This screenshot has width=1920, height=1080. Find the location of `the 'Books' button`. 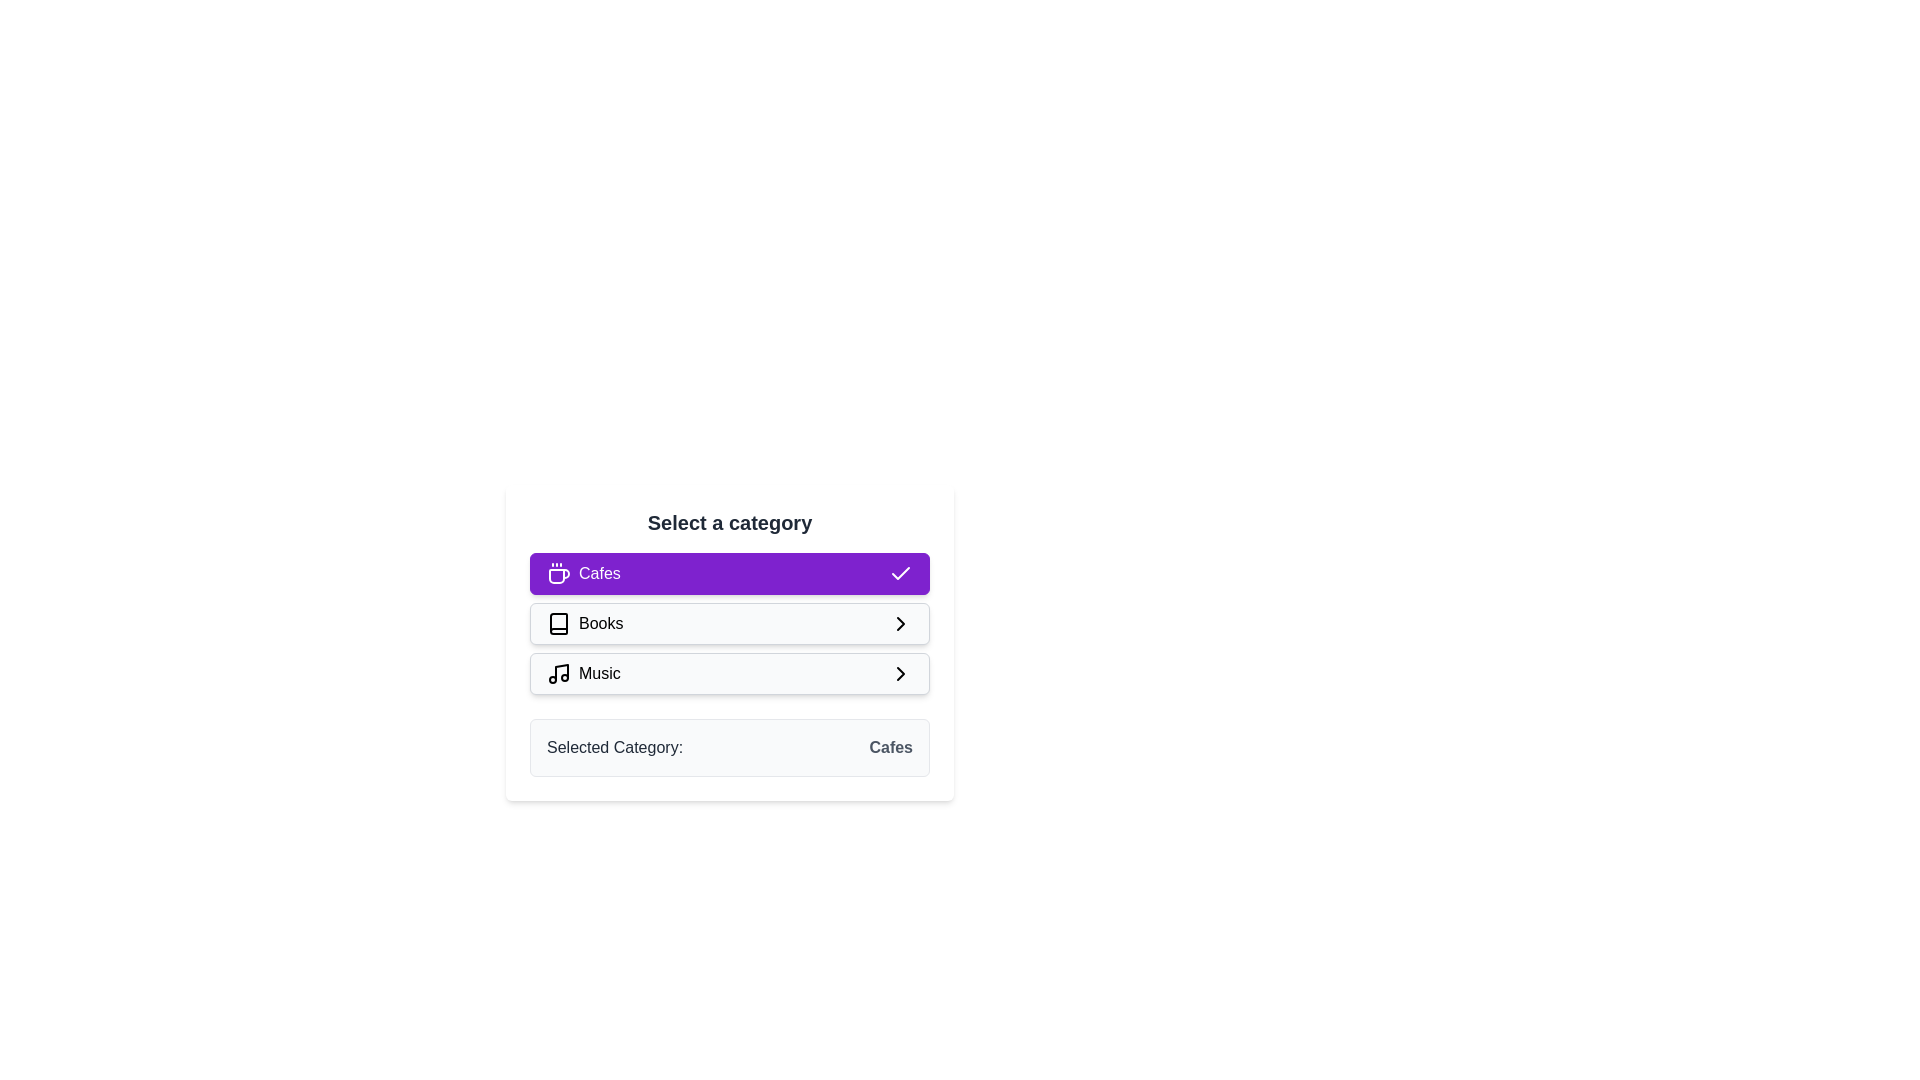

the 'Books' button is located at coordinates (728, 643).